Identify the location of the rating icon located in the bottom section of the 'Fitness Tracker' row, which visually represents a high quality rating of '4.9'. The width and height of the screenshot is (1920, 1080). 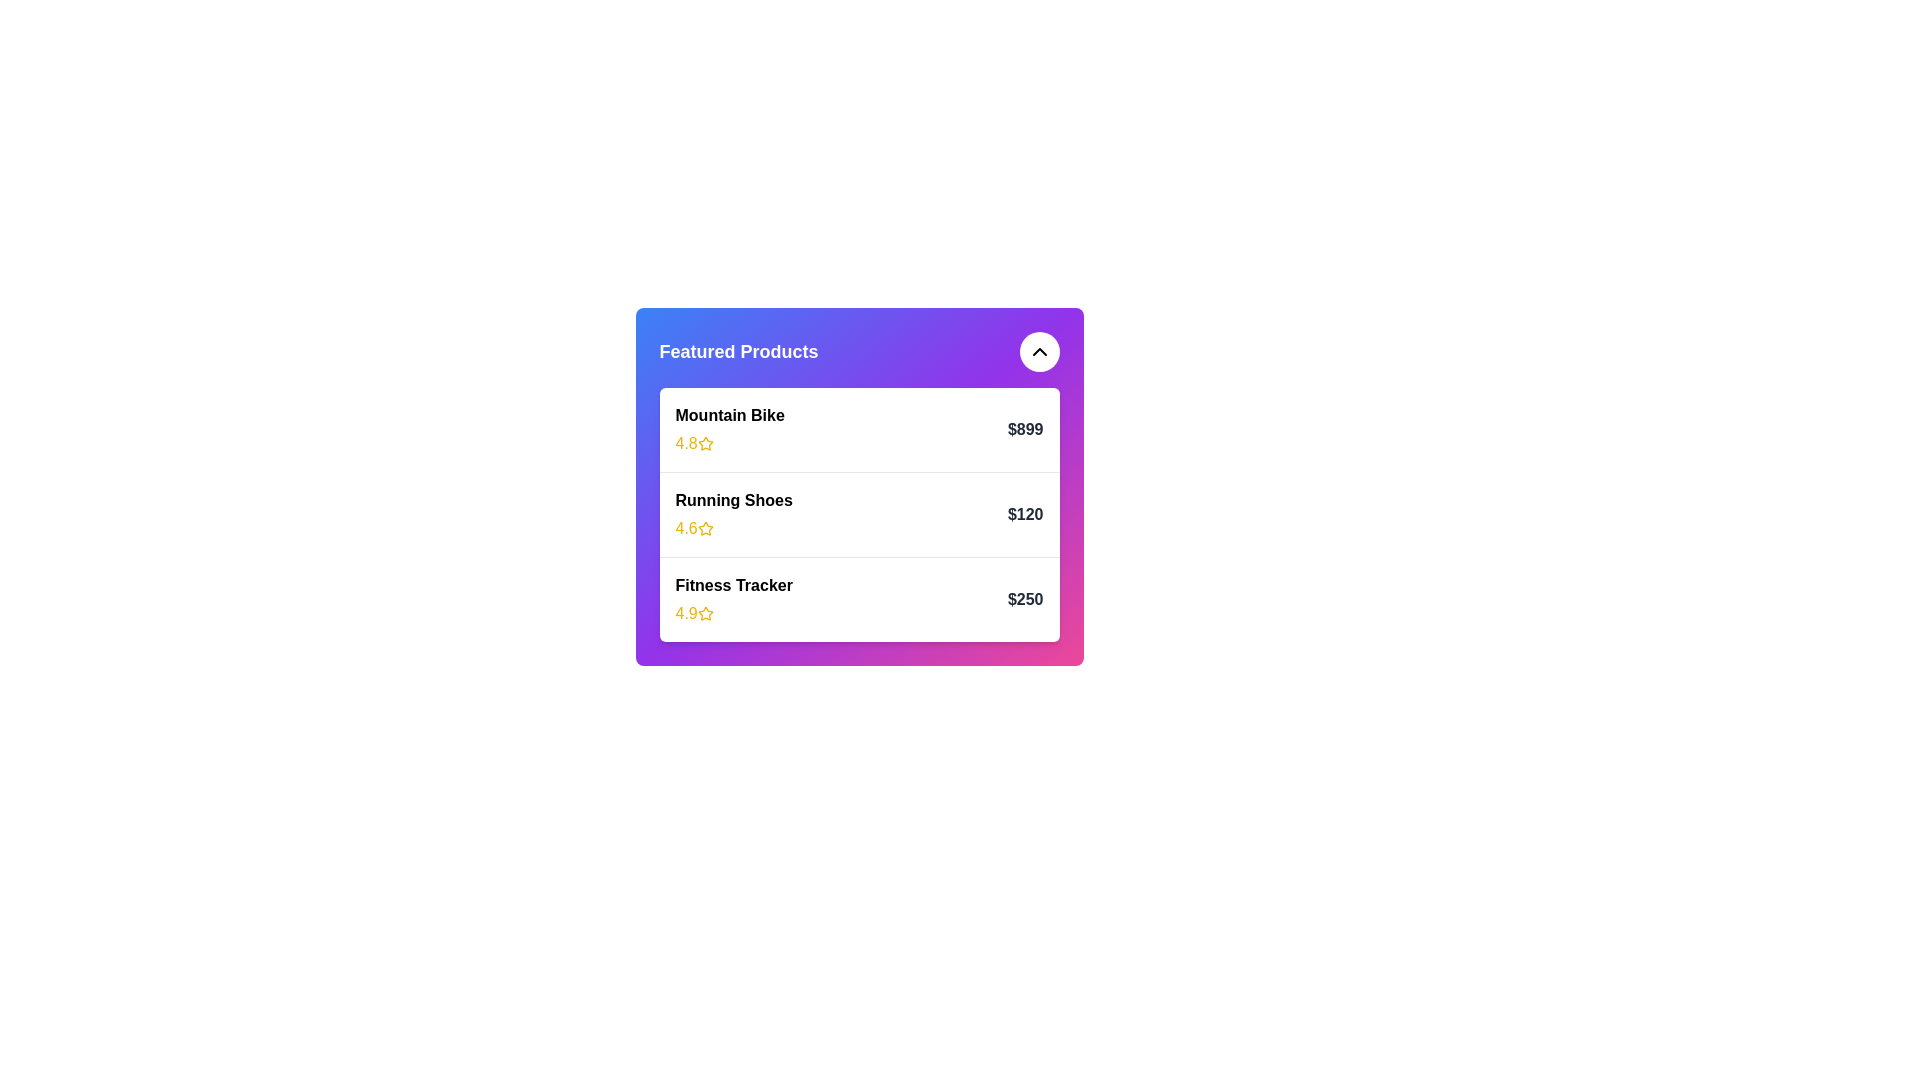
(705, 612).